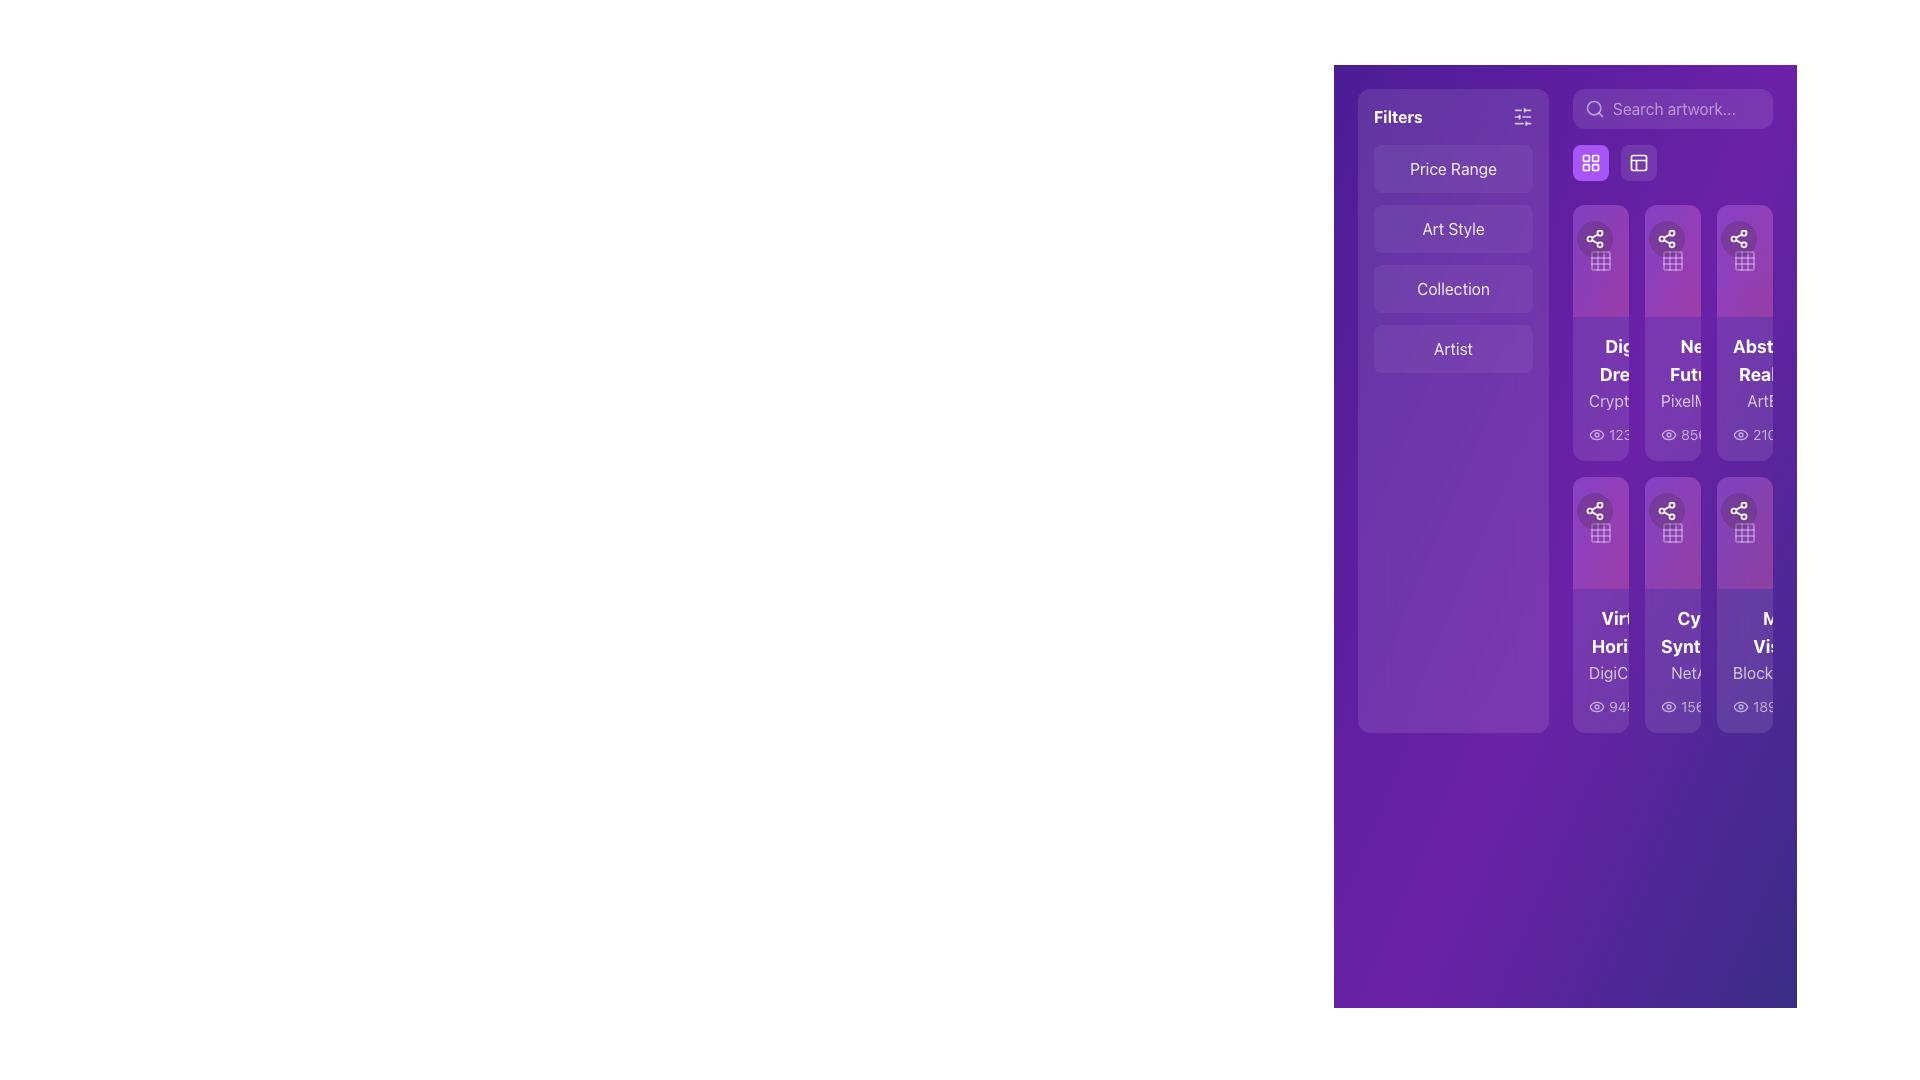  Describe the element at coordinates (1673, 644) in the screenshot. I see `the text label that serves as the main title and subtitle for the third card in the second row of the main card grid by moving the cursor to its center` at that location.